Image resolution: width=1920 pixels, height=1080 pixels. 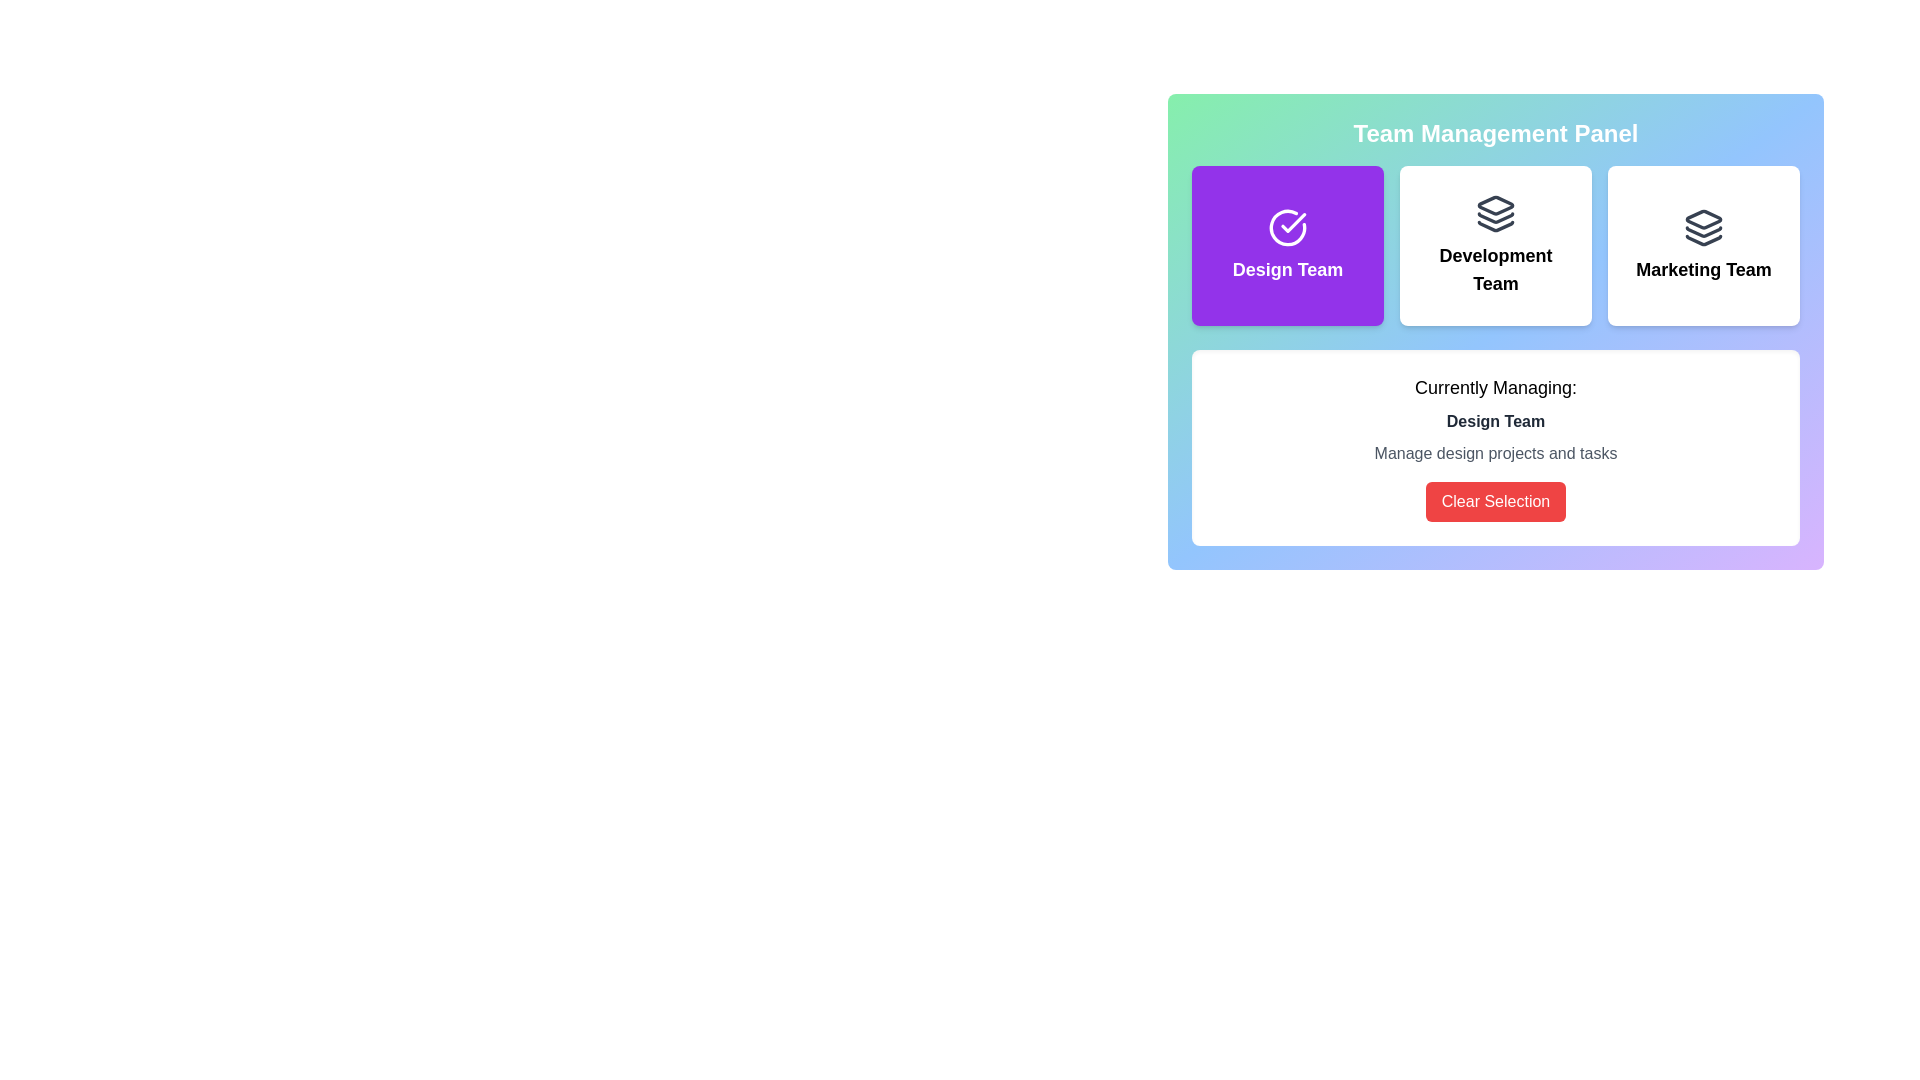 I want to click on the 'Development Team' icon which visually represents the menu option, located at the center-top of the 'Development Team' interface card, so click(x=1496, y=213).